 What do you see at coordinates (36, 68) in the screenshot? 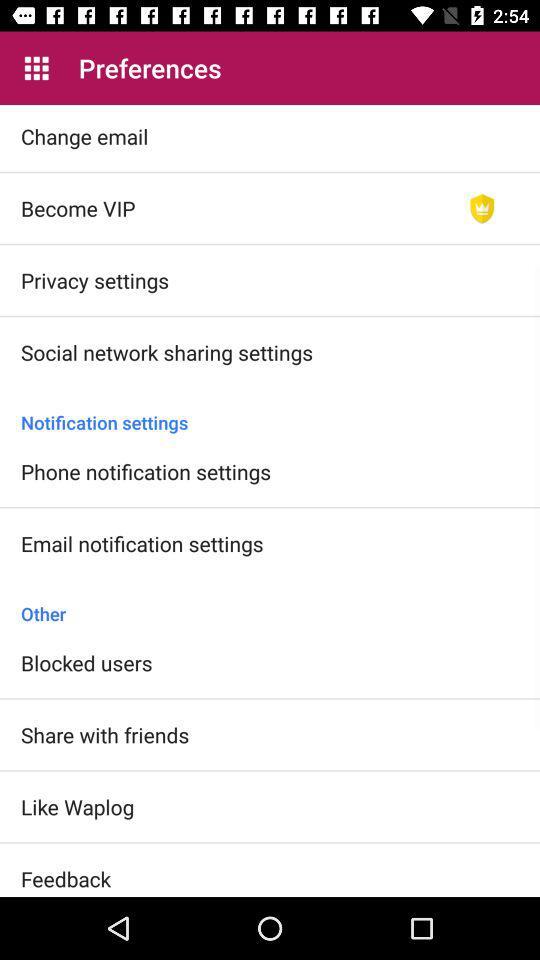
I see `app next to preferences icon` at bounding box center [36, 68].